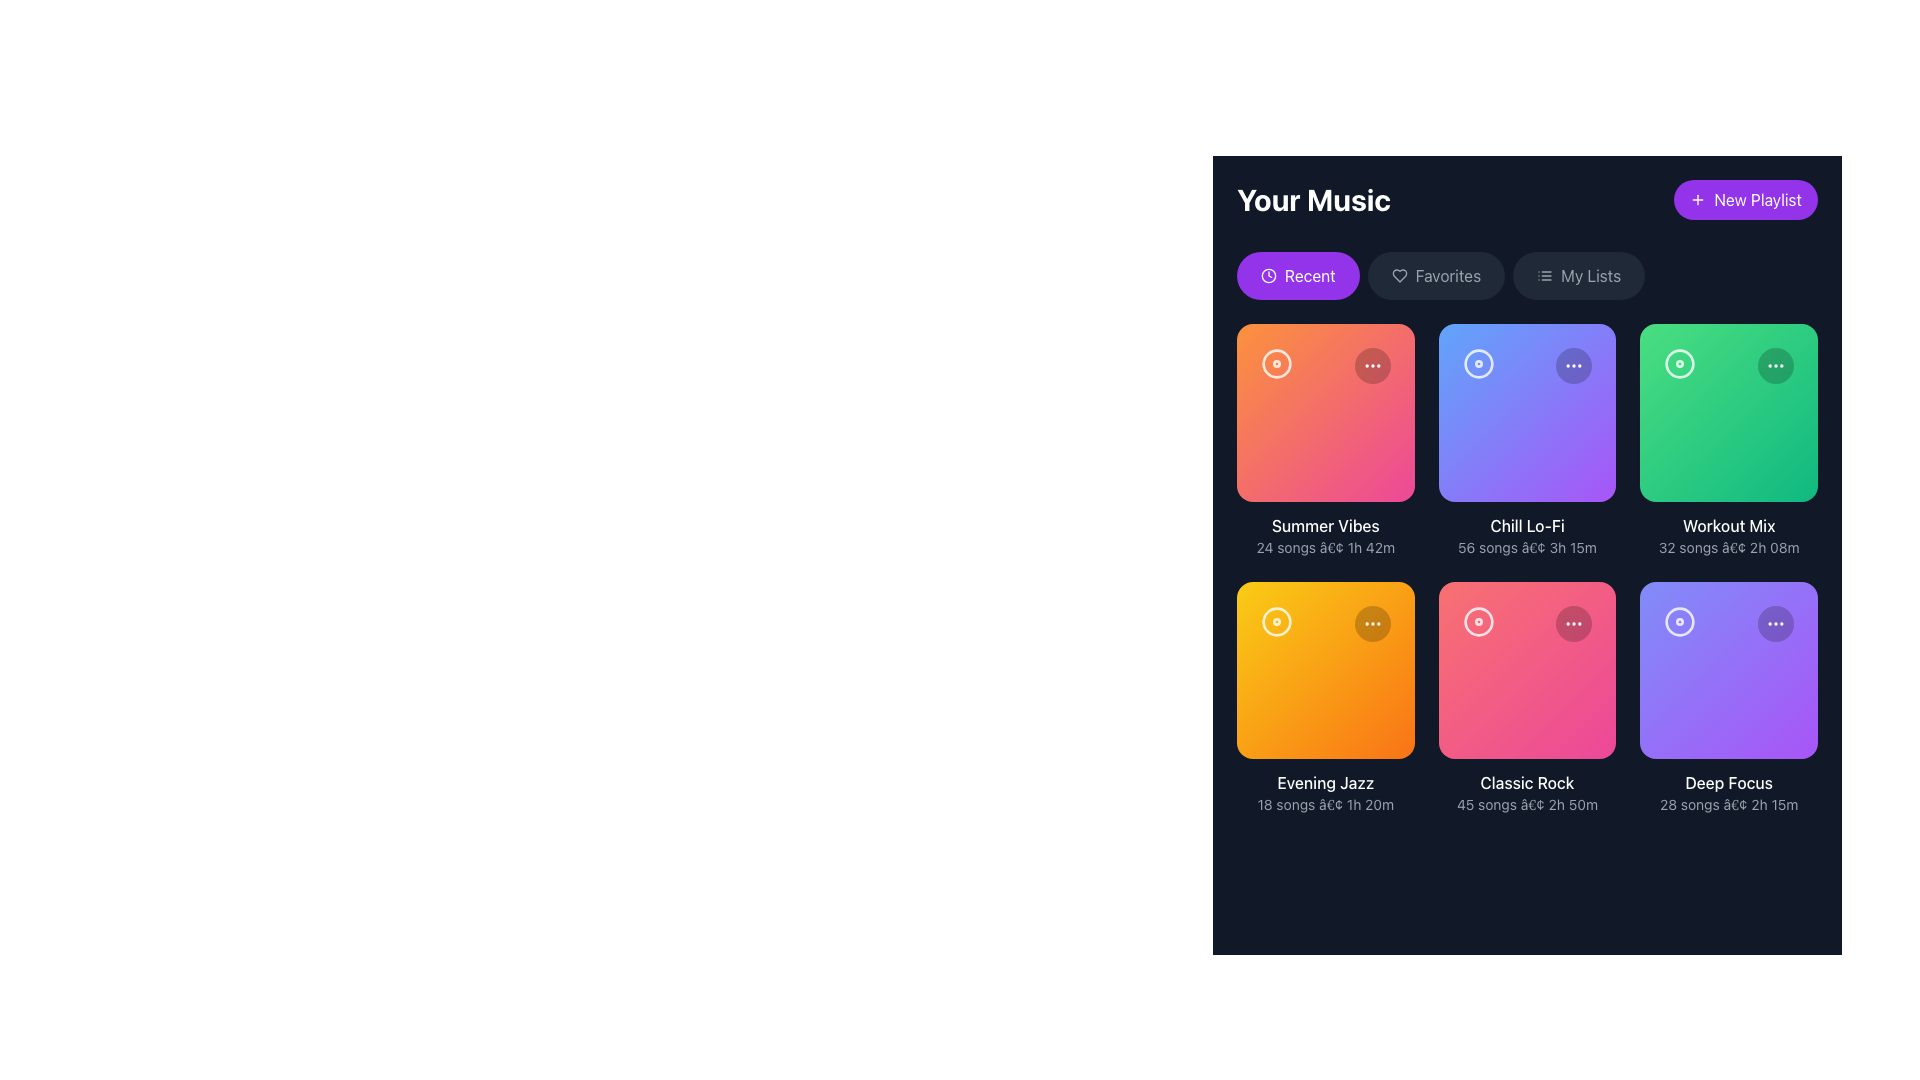 The width and height of the screenshot is (1920, 1080). Describe the element at coordinates (1371, 622) in the screenshot. I see `the button located in the top-right corner of the orange card labeled 'Evening Jazz'` at that location.